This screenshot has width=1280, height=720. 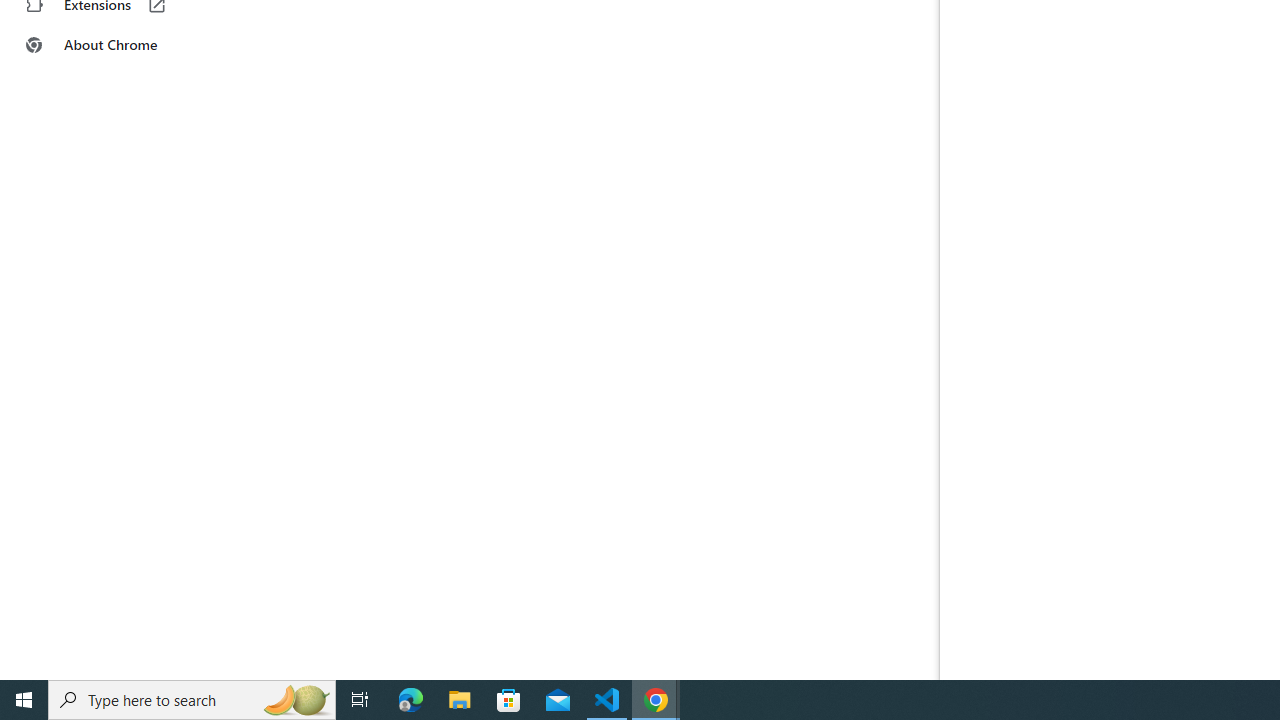 What do you see at coordinates (192, 698) in the screenshot?
I see `'Type here to search'` at bounding box center [192, 698].